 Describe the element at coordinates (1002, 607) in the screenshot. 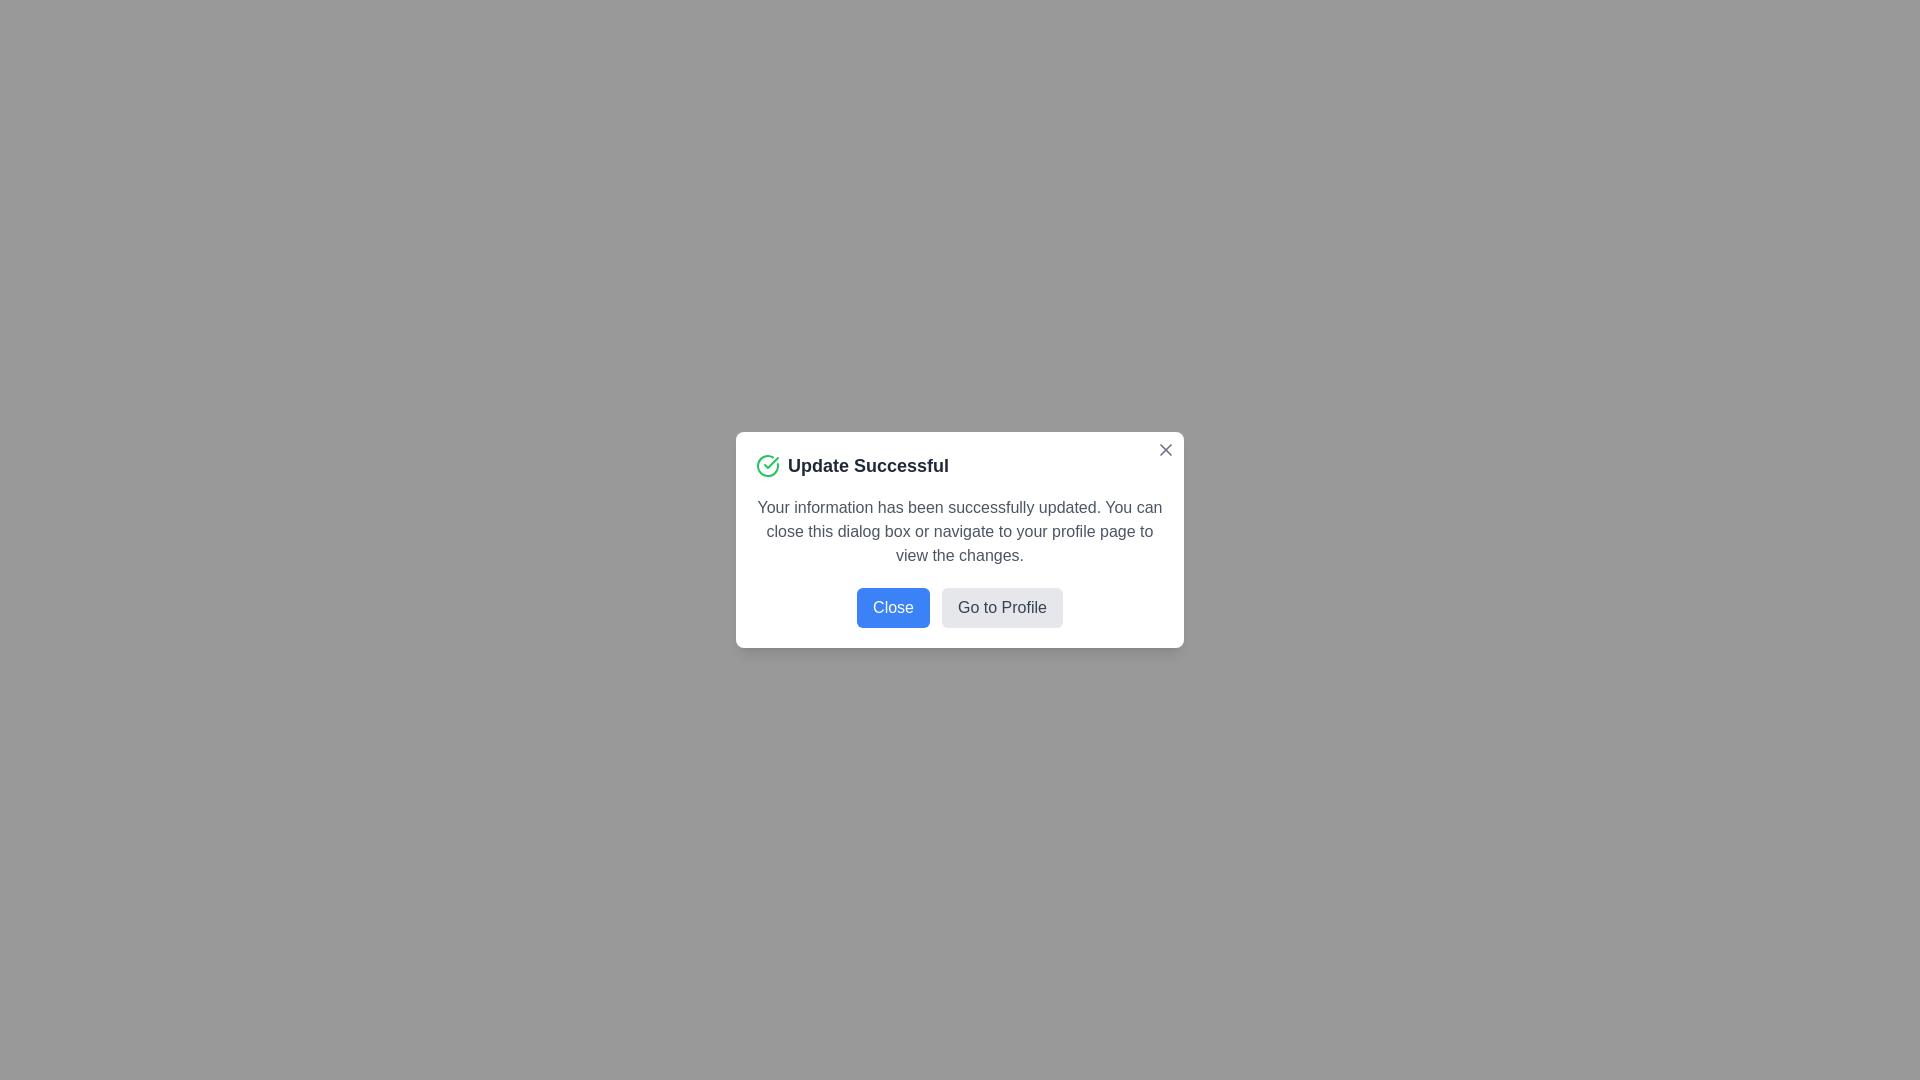

I see `'Go to Profile' button to navigate to the profile page` at that location.